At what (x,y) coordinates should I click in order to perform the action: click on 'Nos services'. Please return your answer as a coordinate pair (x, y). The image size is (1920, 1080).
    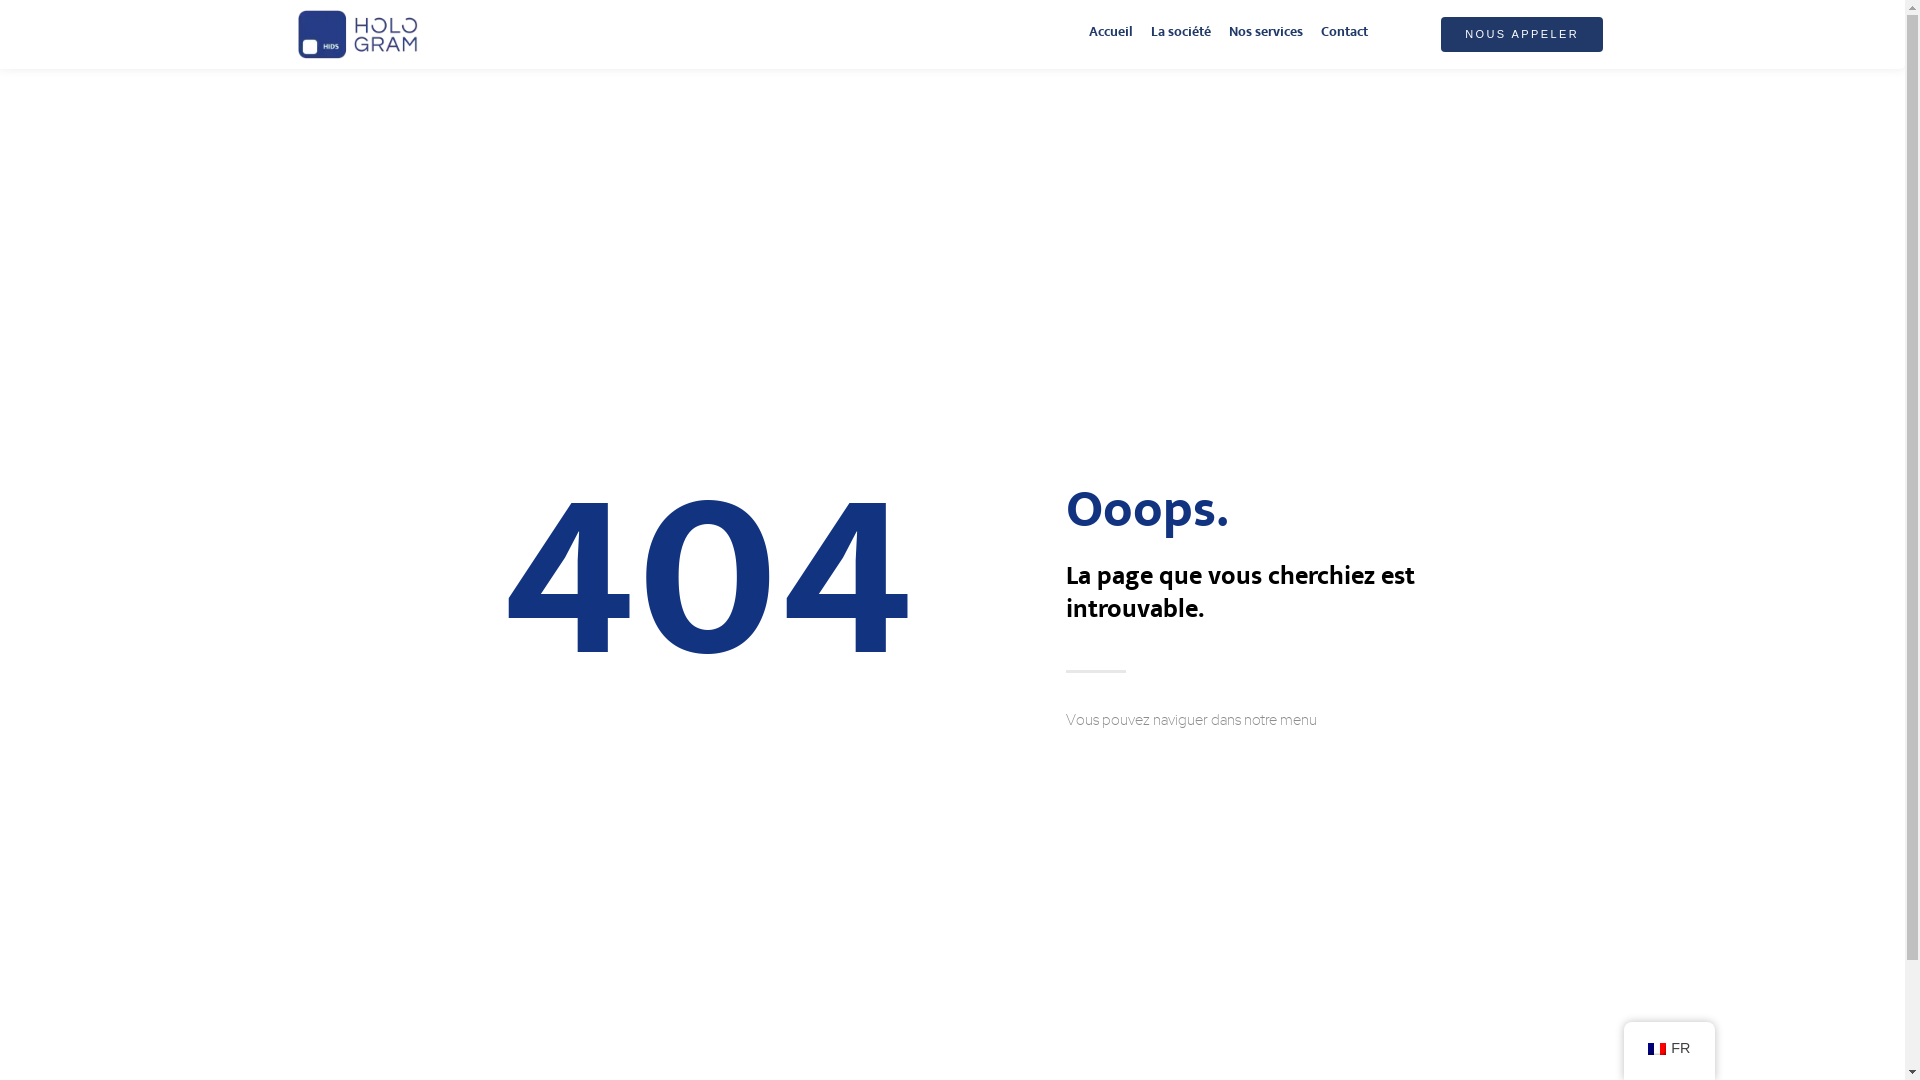
    Looking at the image, I should click on (1265, 34).